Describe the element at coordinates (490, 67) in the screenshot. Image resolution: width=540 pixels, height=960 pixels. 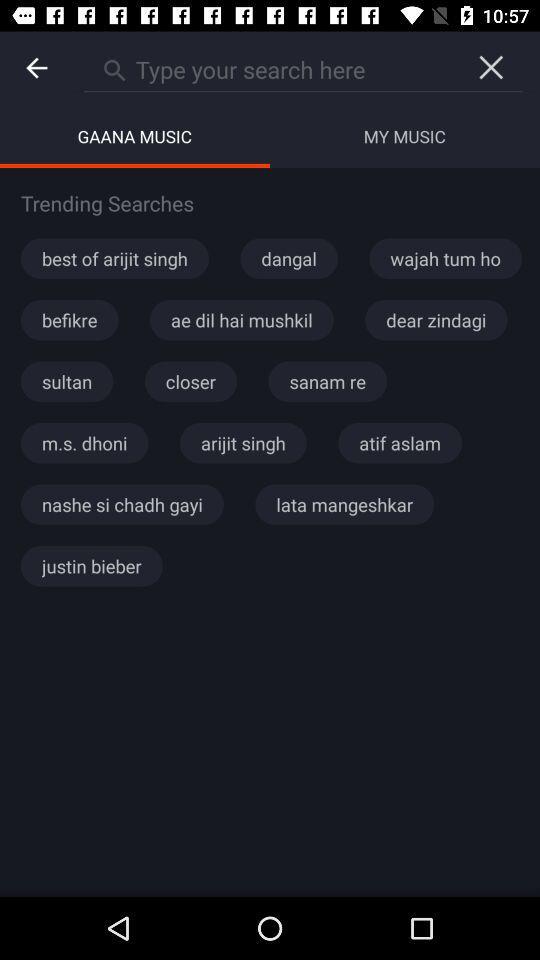
I see `the close icon below the navigation bar` at that location.